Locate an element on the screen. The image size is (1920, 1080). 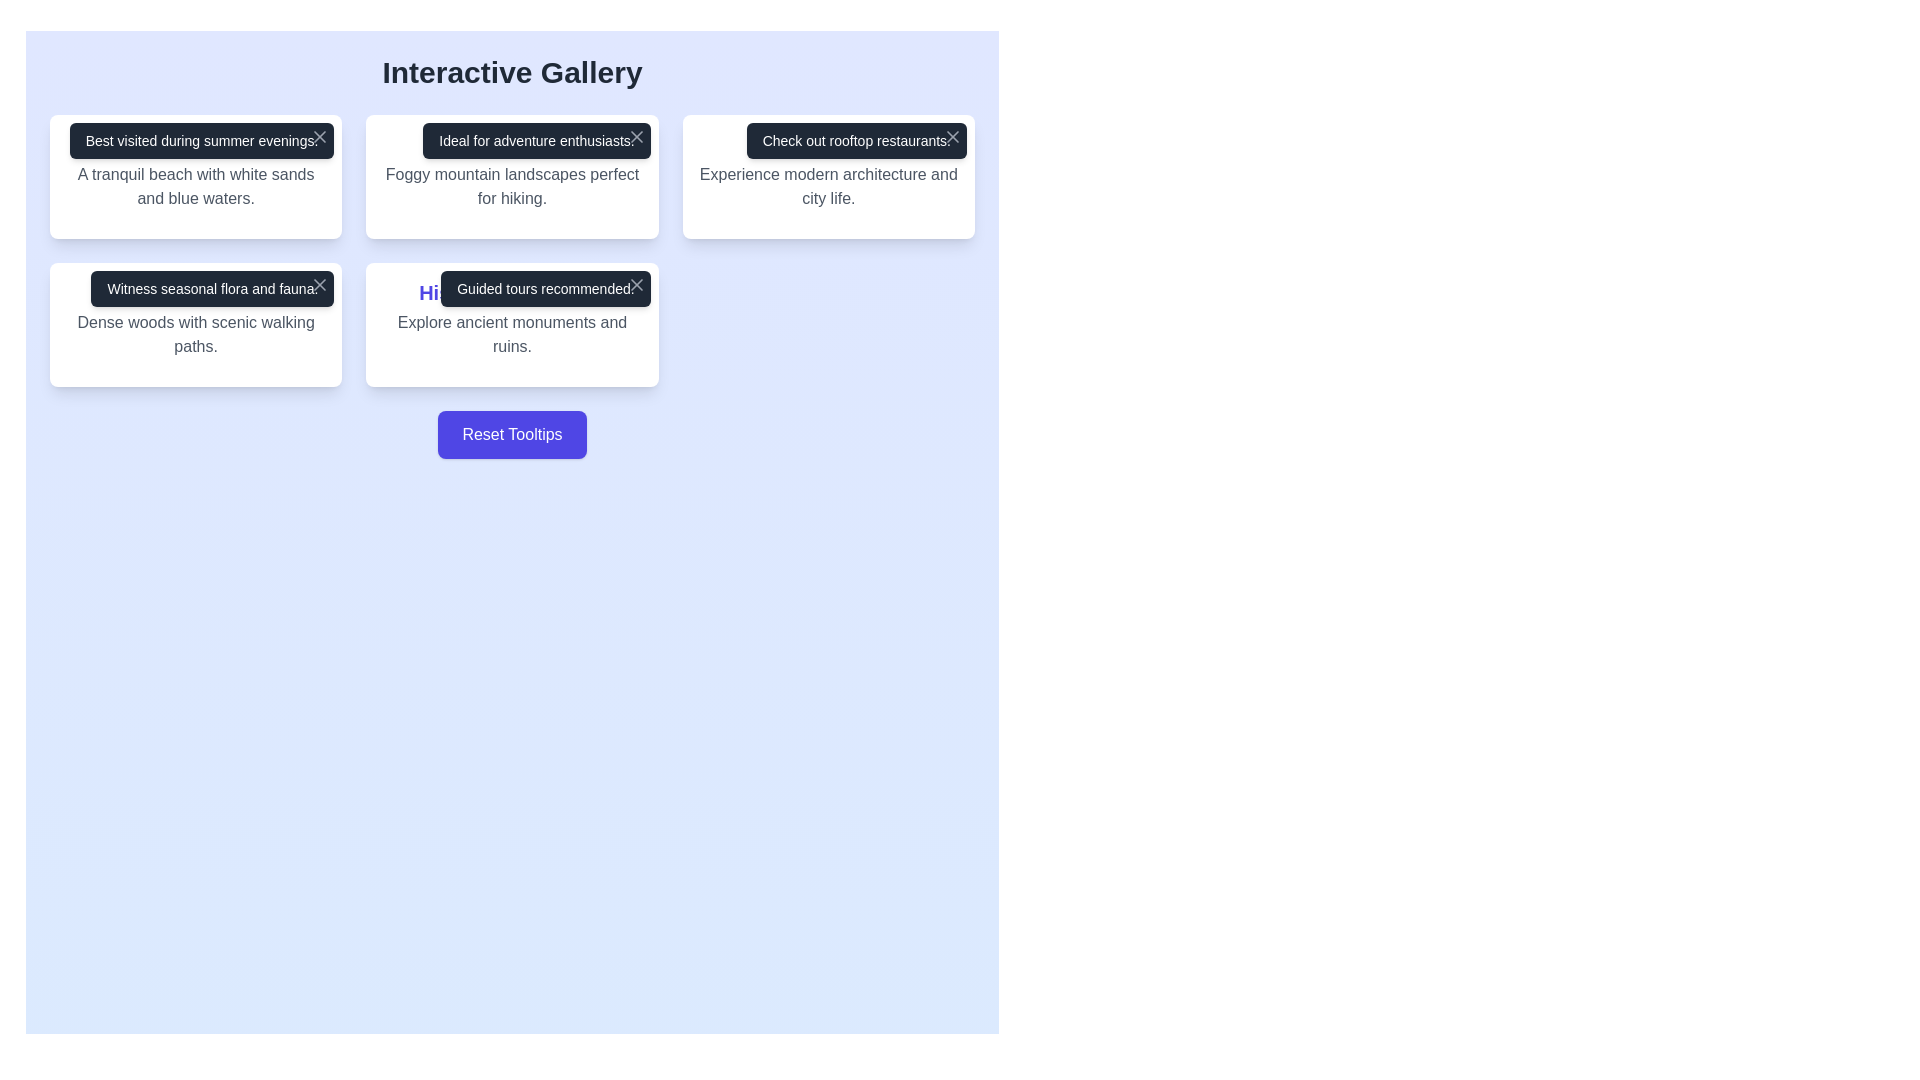
the small circular button with an 'X' icon located at the top-right corner of the tooltip box displaying 'Check out rooftop restaurants.' is located at coordinates (952, 136).